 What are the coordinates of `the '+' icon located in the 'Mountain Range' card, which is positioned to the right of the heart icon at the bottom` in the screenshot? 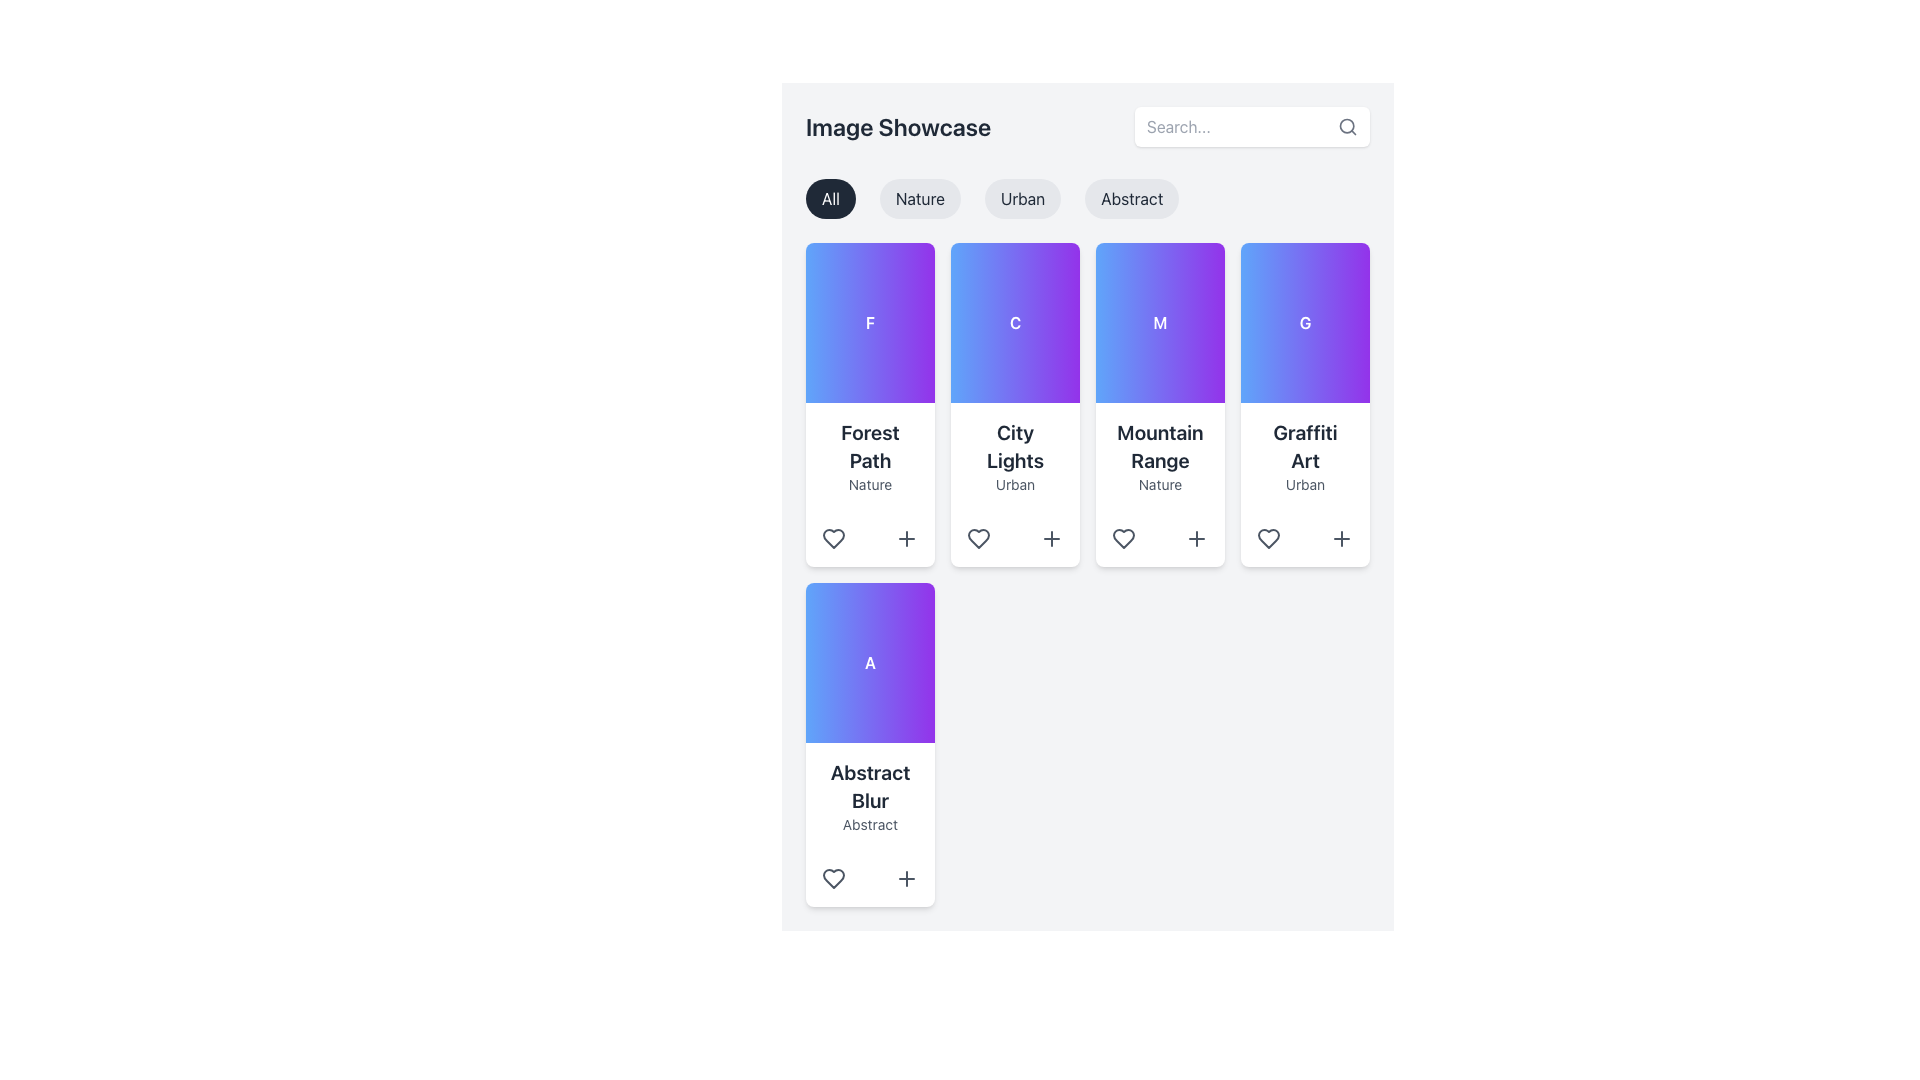 It's located at (1196, 538).